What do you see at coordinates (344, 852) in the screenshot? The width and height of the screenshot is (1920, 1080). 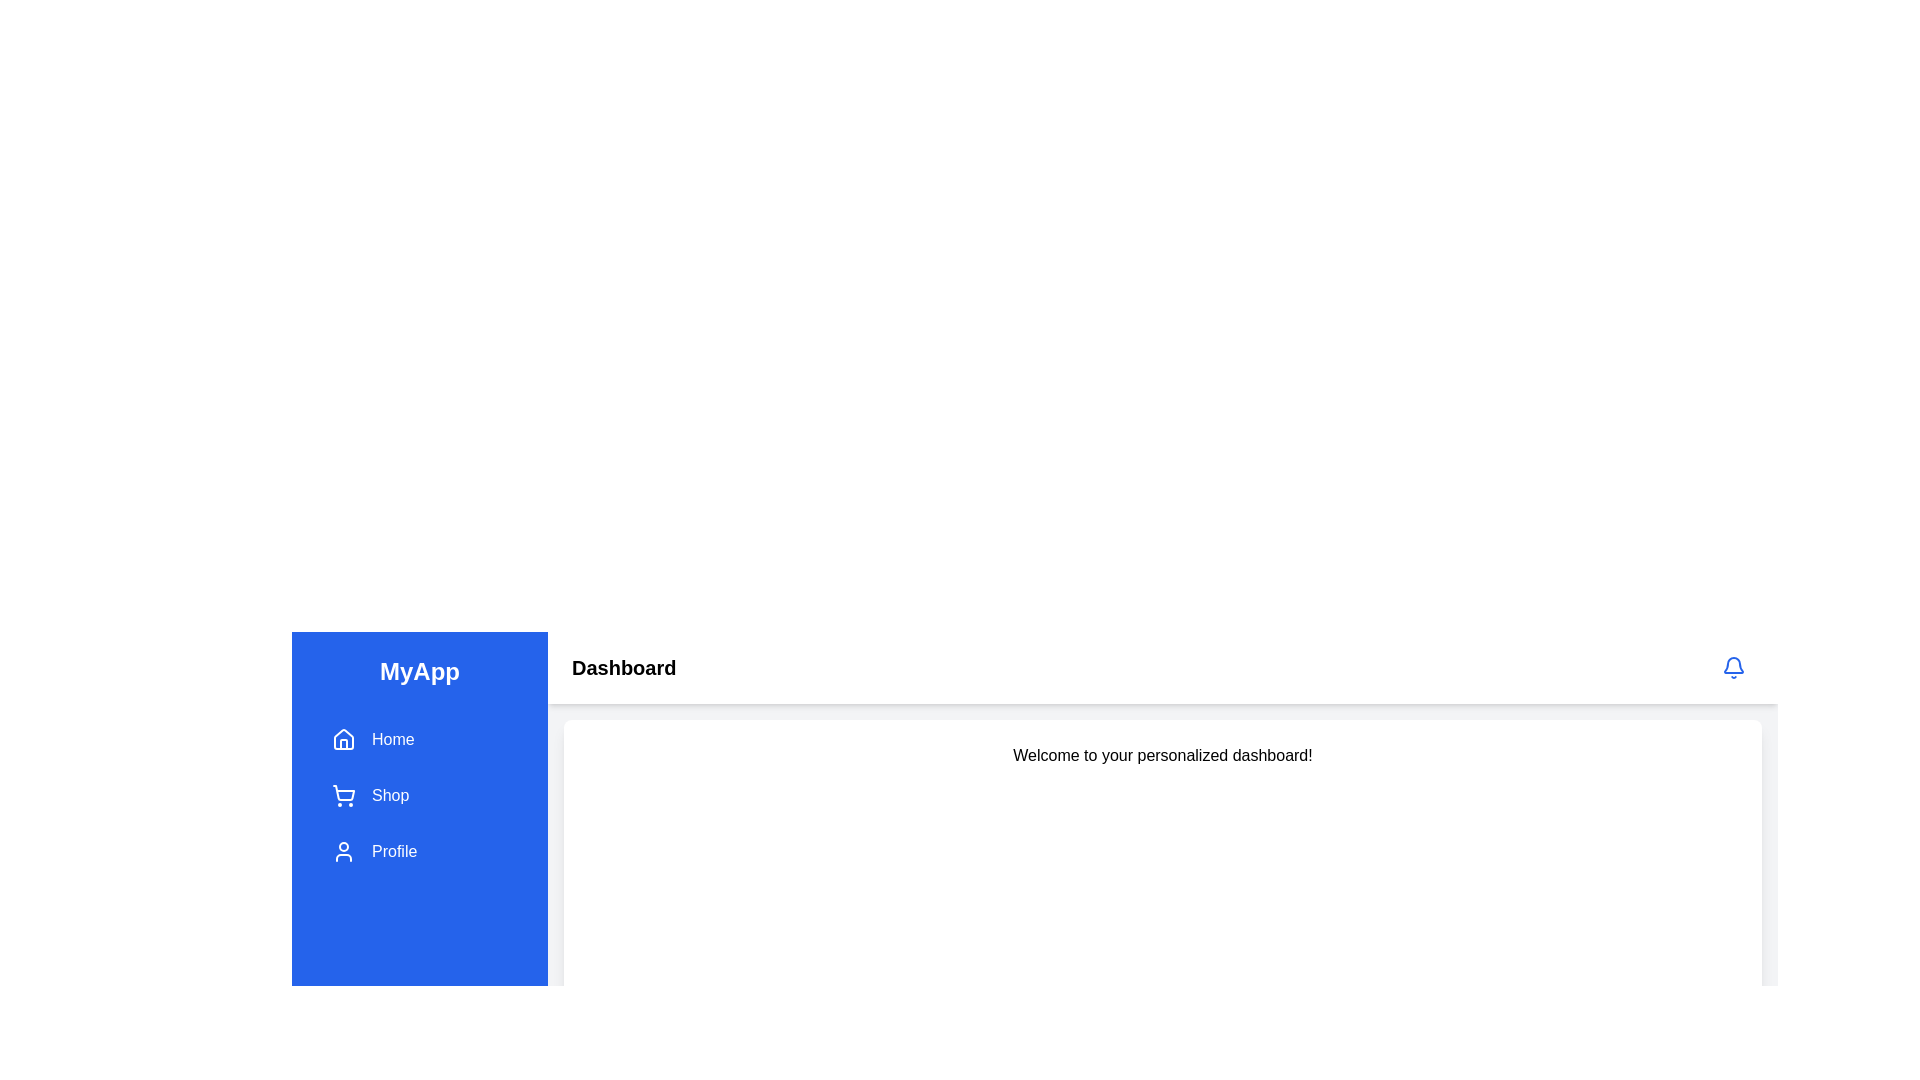 I see `the user silhouette SVG icon located to the left of the text 'Profile' in the navigation bar to interact with the profile feature` at bounding box center [344, 852].